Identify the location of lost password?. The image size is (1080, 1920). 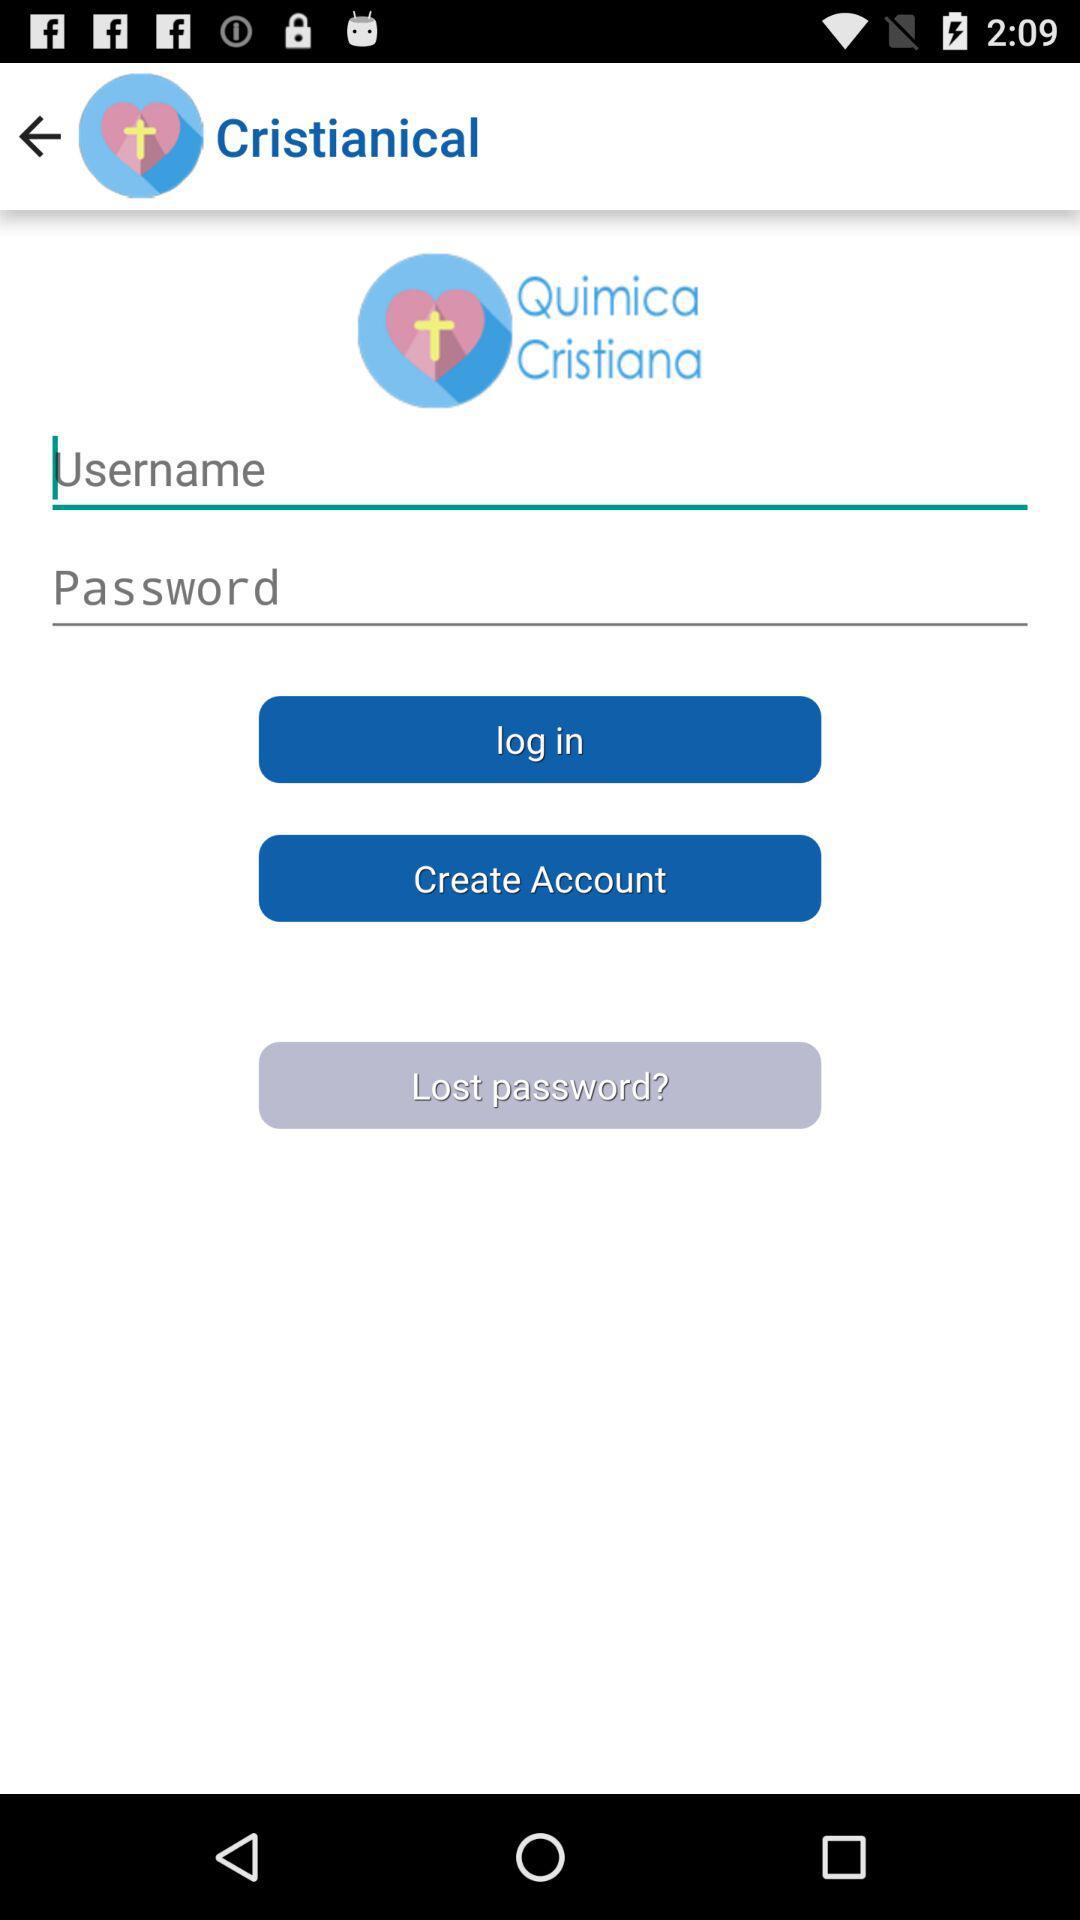
(540, 1084).